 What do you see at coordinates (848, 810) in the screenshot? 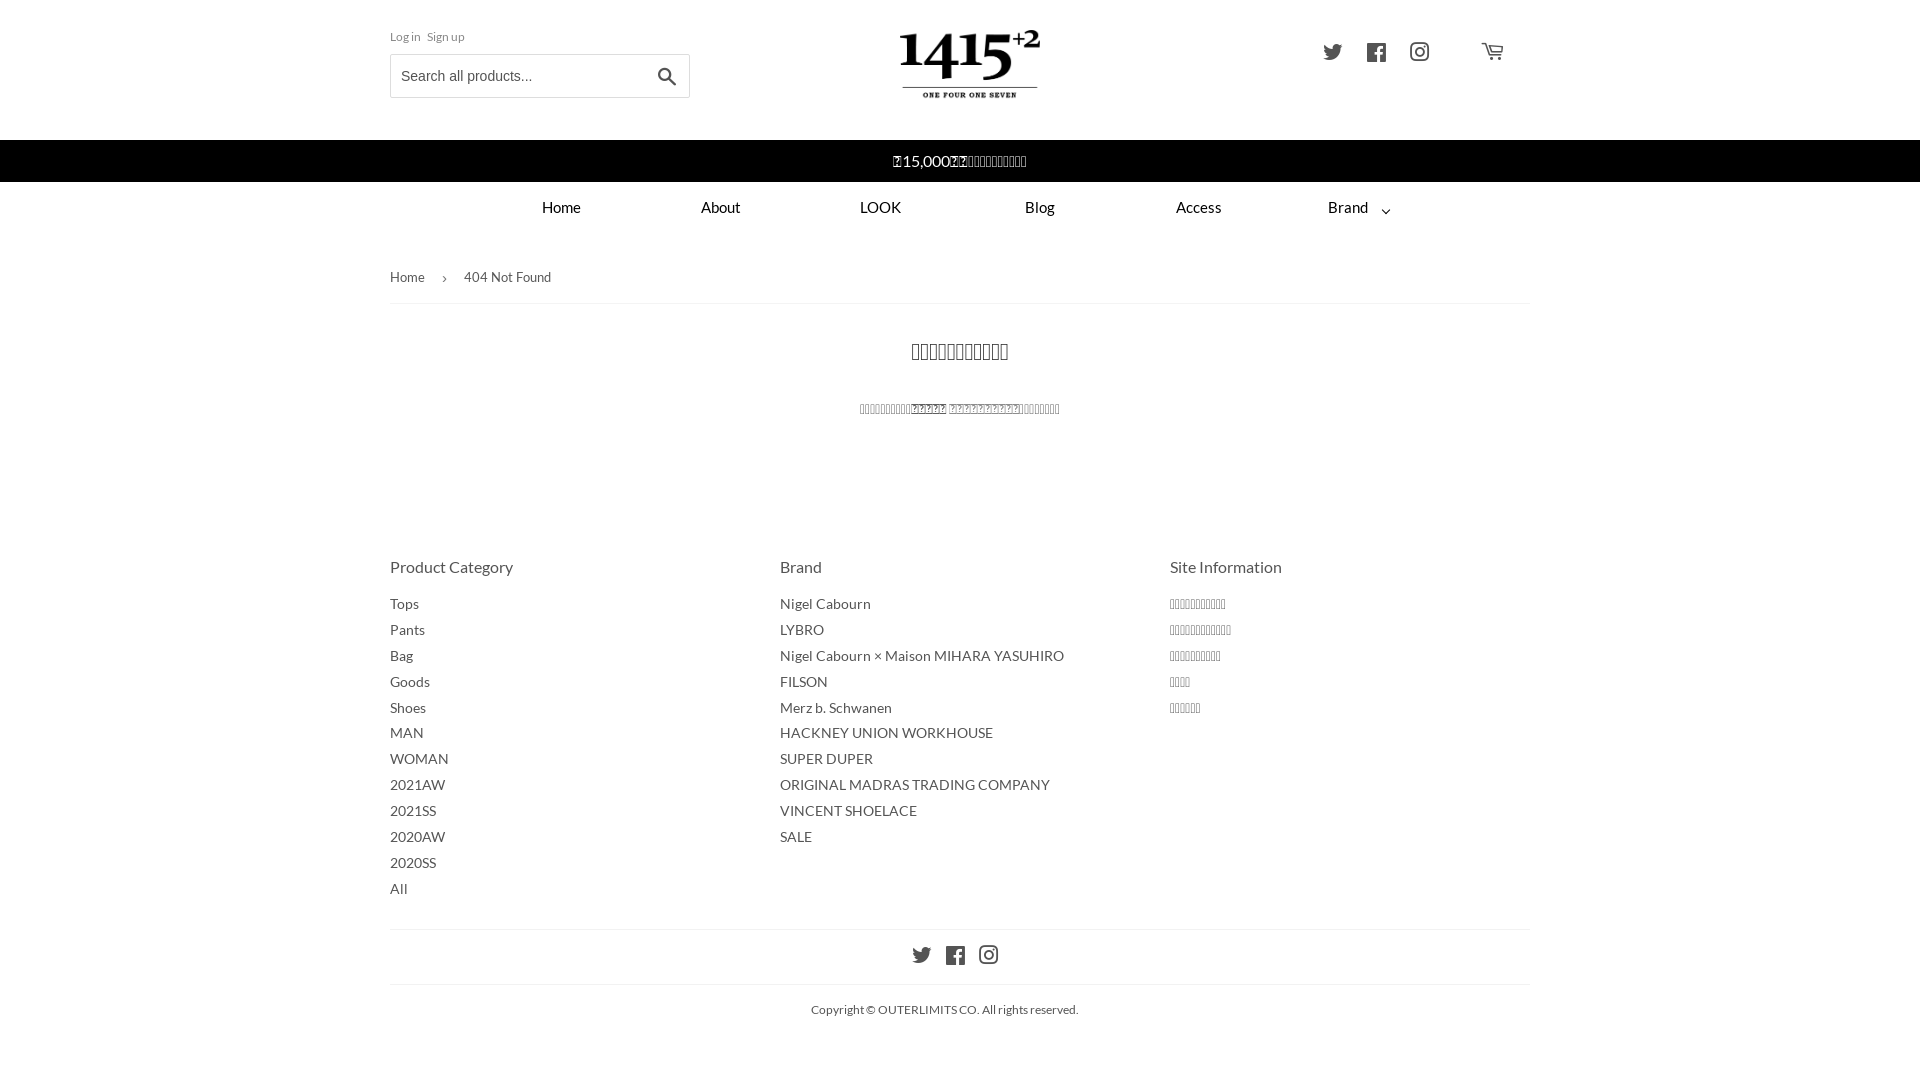
I see `'VINCENT SHOELACE'` at bounding box center [848, 810].